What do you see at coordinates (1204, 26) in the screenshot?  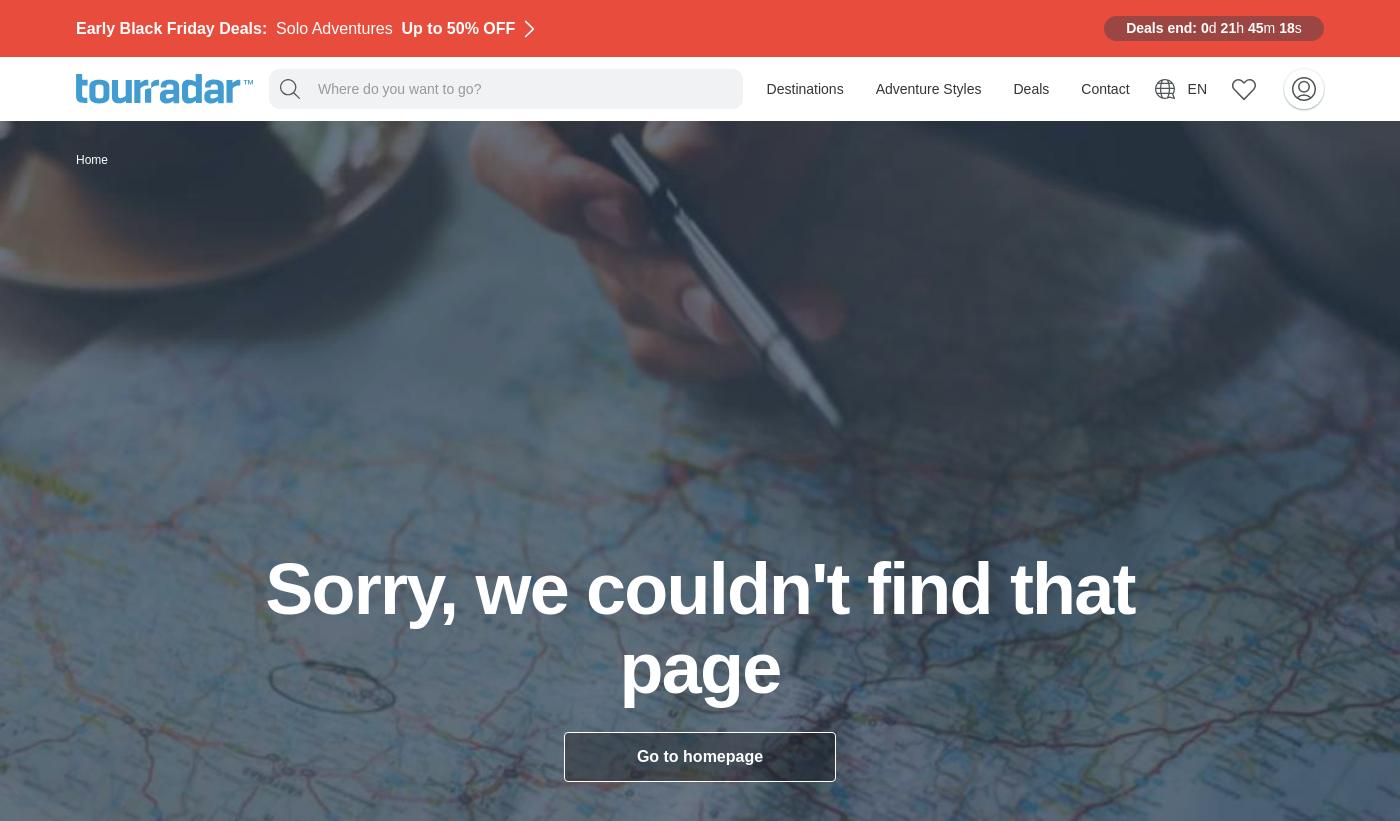 I see `'0'` at bounding box center [1204, 26].